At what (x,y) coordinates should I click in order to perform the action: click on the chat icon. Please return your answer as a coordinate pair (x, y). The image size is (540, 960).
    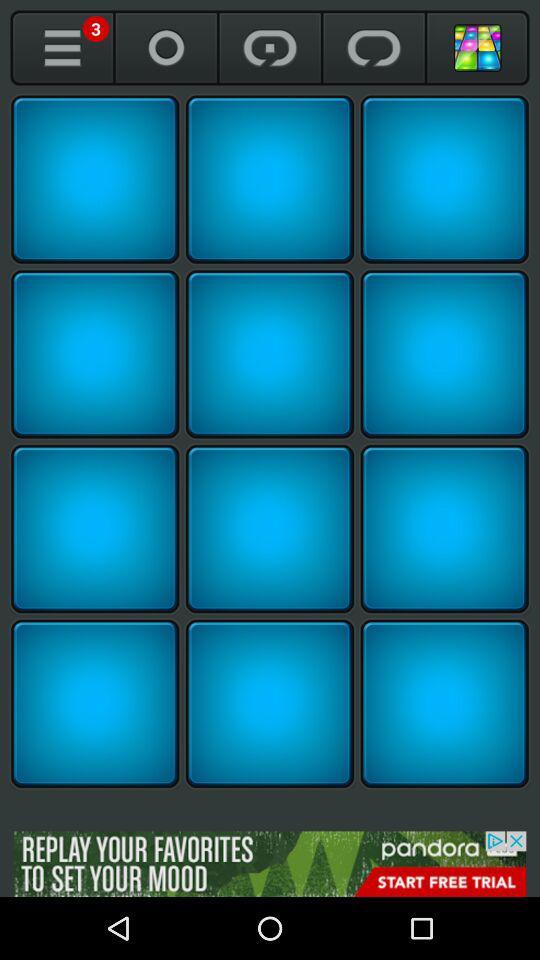
    Looking at the image, I should click on (374, 47).